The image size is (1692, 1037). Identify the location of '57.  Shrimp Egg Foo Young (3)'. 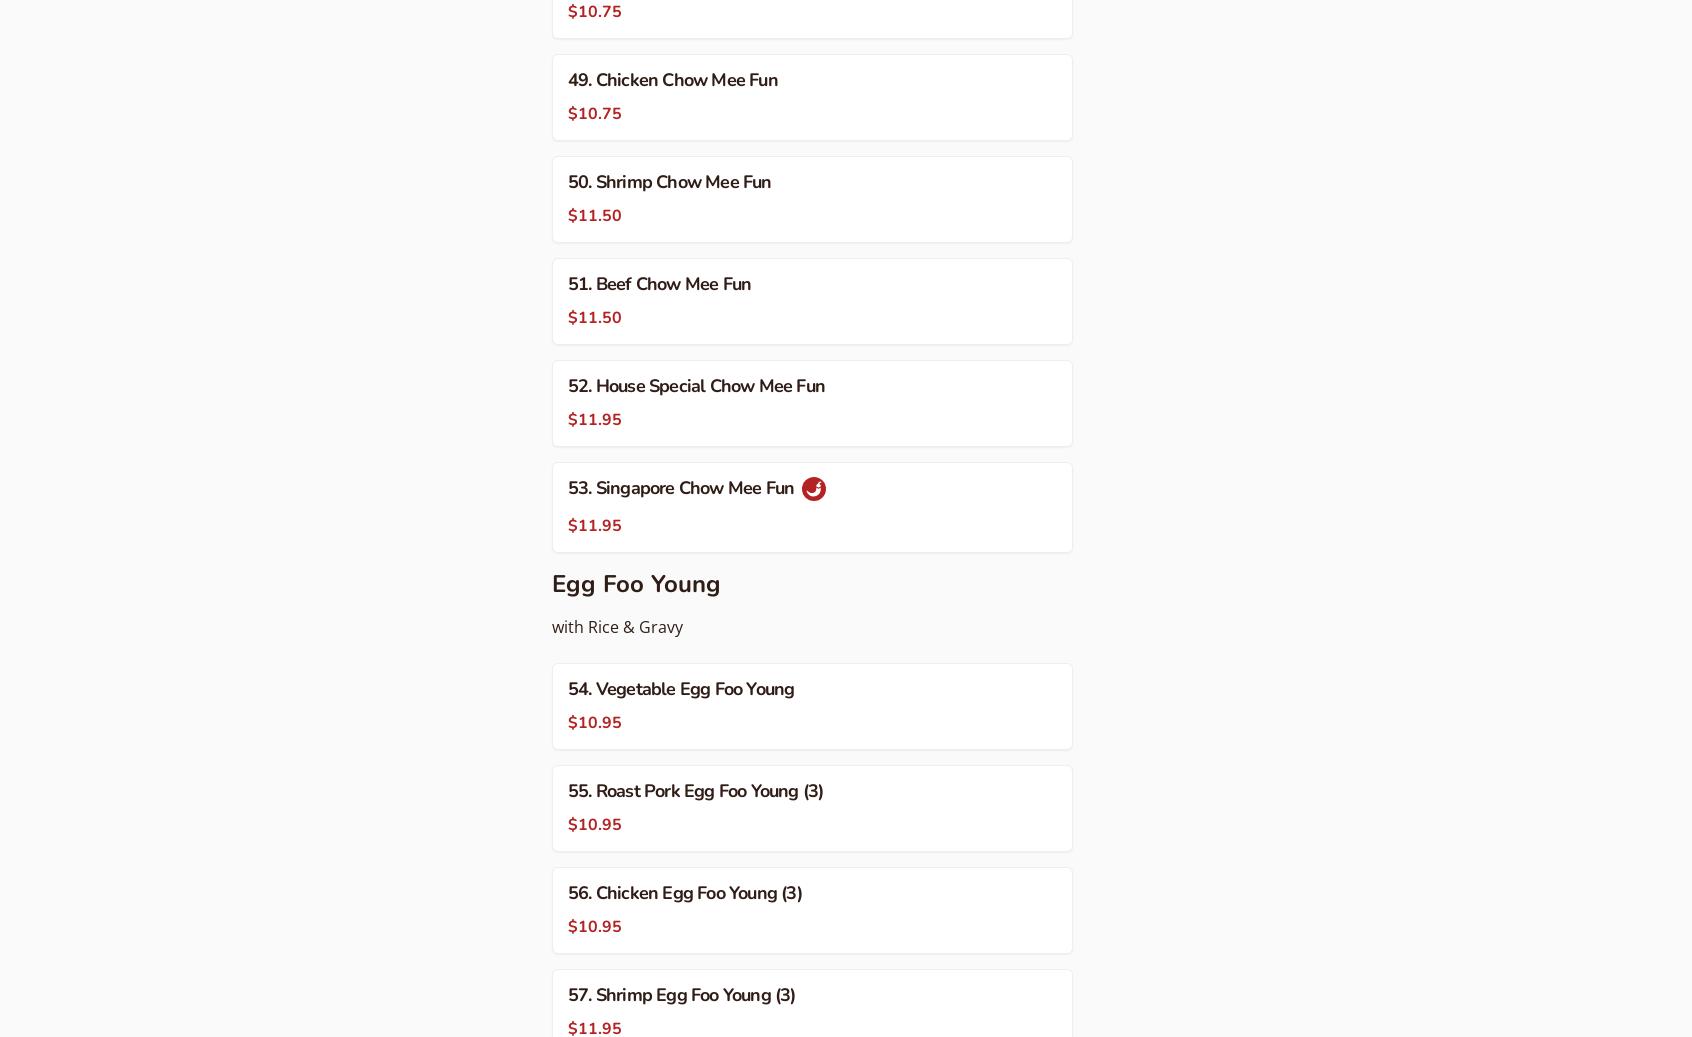
(681, 995).